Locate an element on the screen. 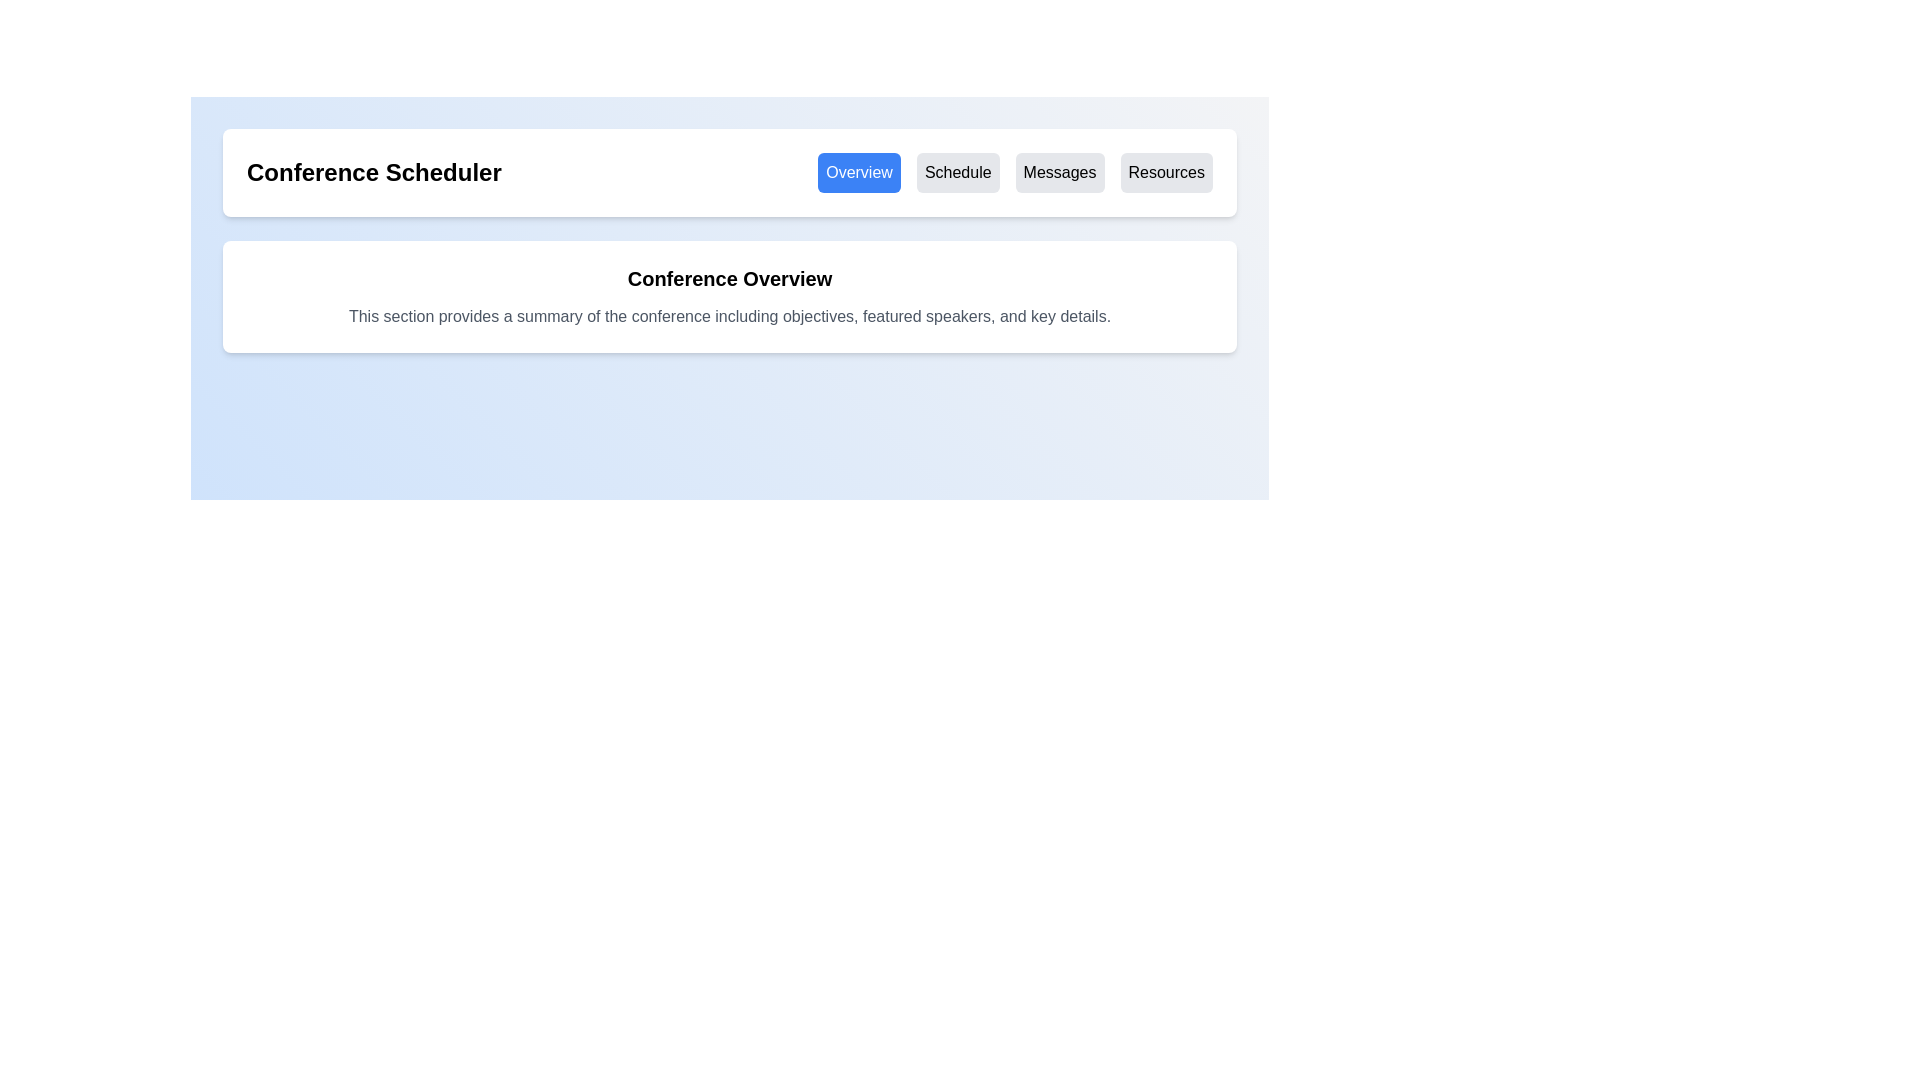 The height and width of the screenshot is (1080, 1920). the 'Schedule' navigation button located in the upper-middle section of the layout is located at coordinates (957, 172).